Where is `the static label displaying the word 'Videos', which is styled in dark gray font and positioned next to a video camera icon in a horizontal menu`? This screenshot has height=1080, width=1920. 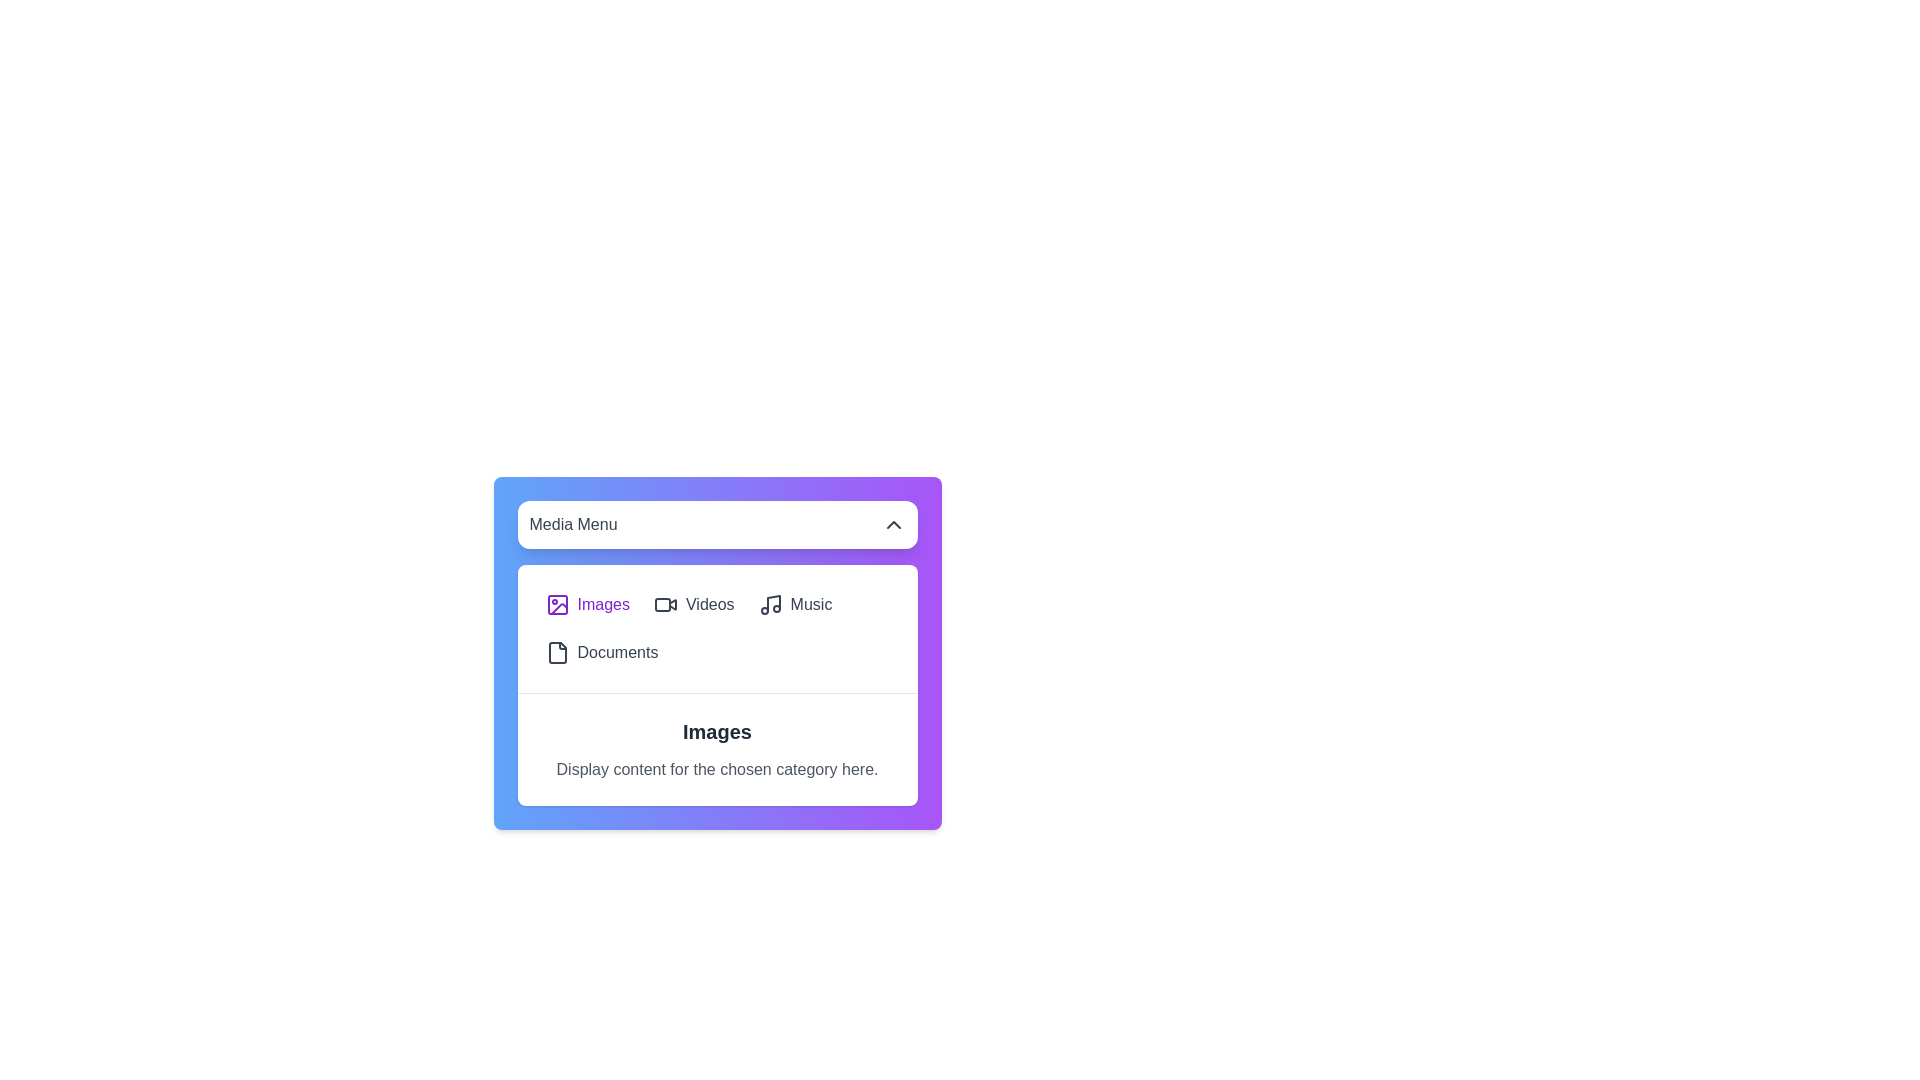 the static label displaying the word 'Videos', which is styled in dark gray font and positioned next to a video camera icon in a horizontal menu is located at coordinates (710, 604).